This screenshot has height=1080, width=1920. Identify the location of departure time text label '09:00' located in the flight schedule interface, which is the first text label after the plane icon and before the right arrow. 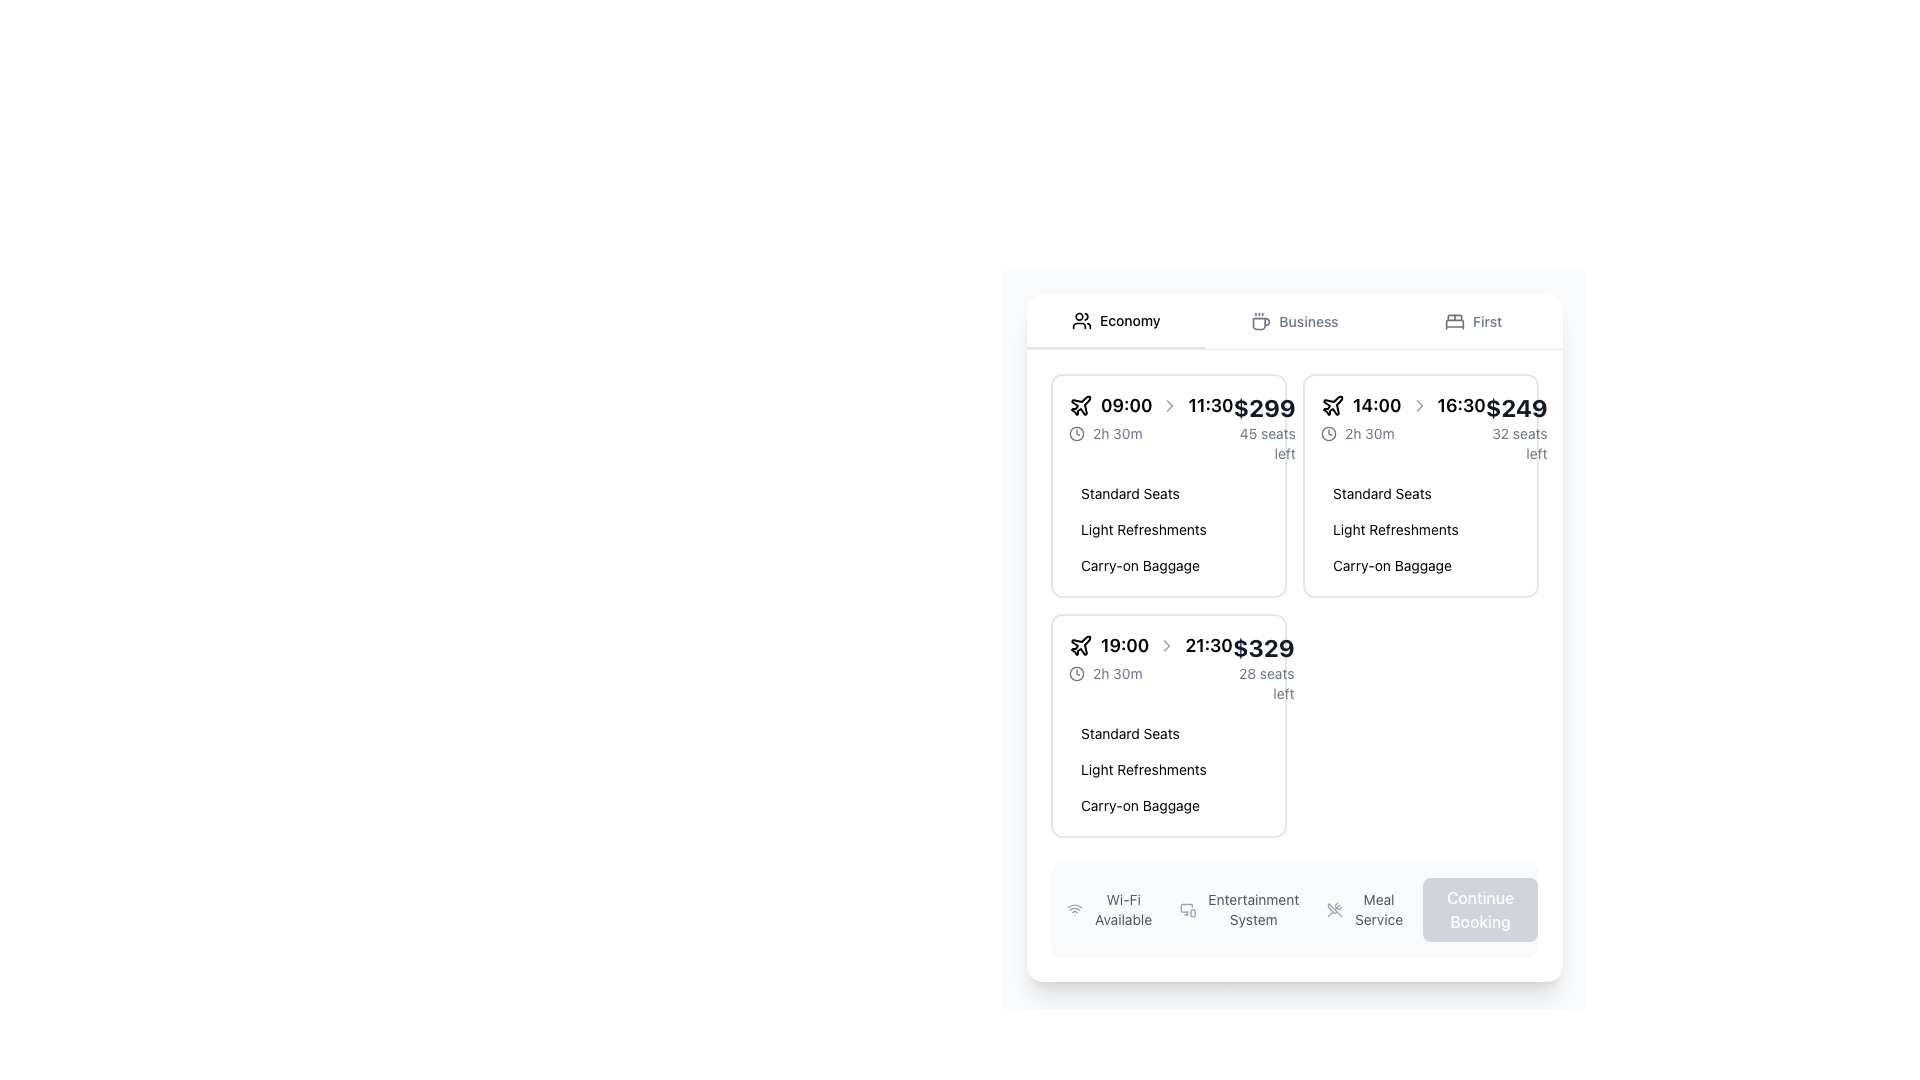
(1126, 405).